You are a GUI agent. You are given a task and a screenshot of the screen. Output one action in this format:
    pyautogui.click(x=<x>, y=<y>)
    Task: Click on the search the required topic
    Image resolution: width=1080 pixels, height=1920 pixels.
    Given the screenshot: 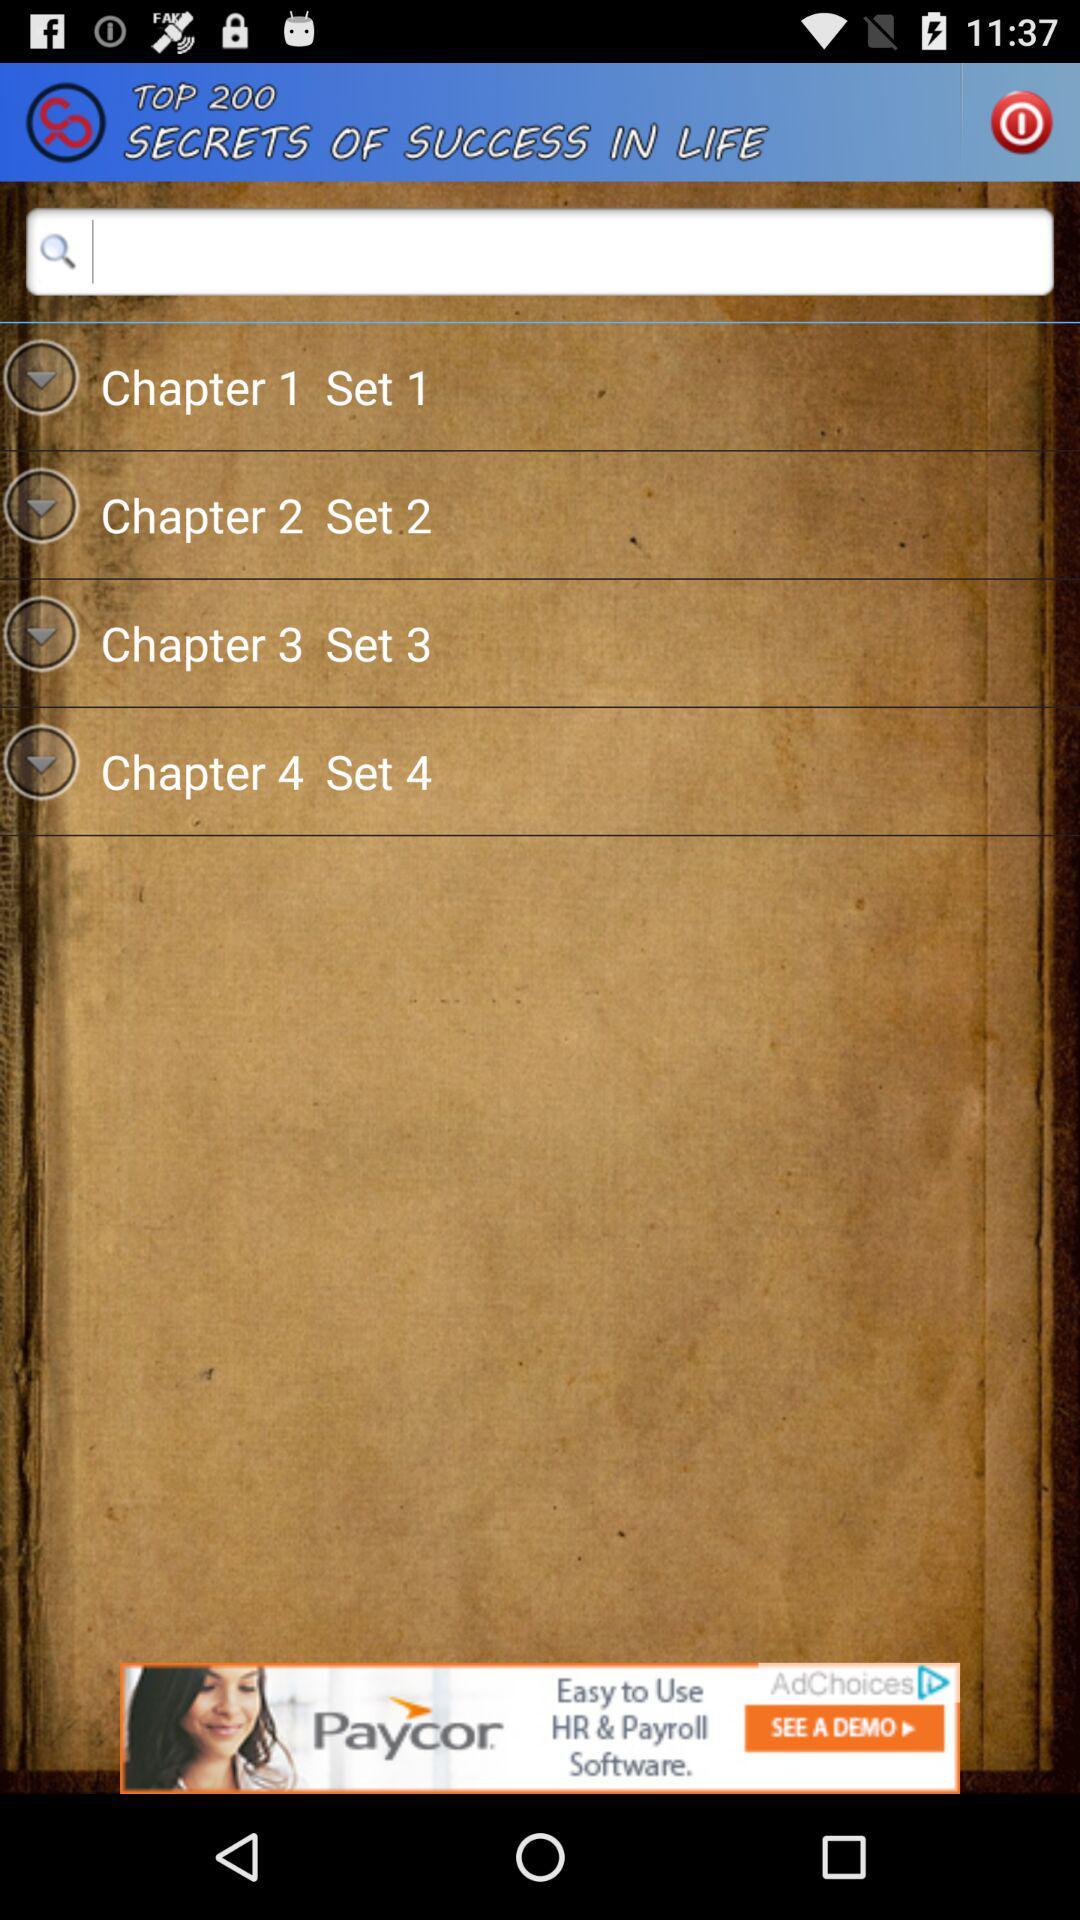 What is the action you would take?
    pyautogui.click(x=540, y=250)
    